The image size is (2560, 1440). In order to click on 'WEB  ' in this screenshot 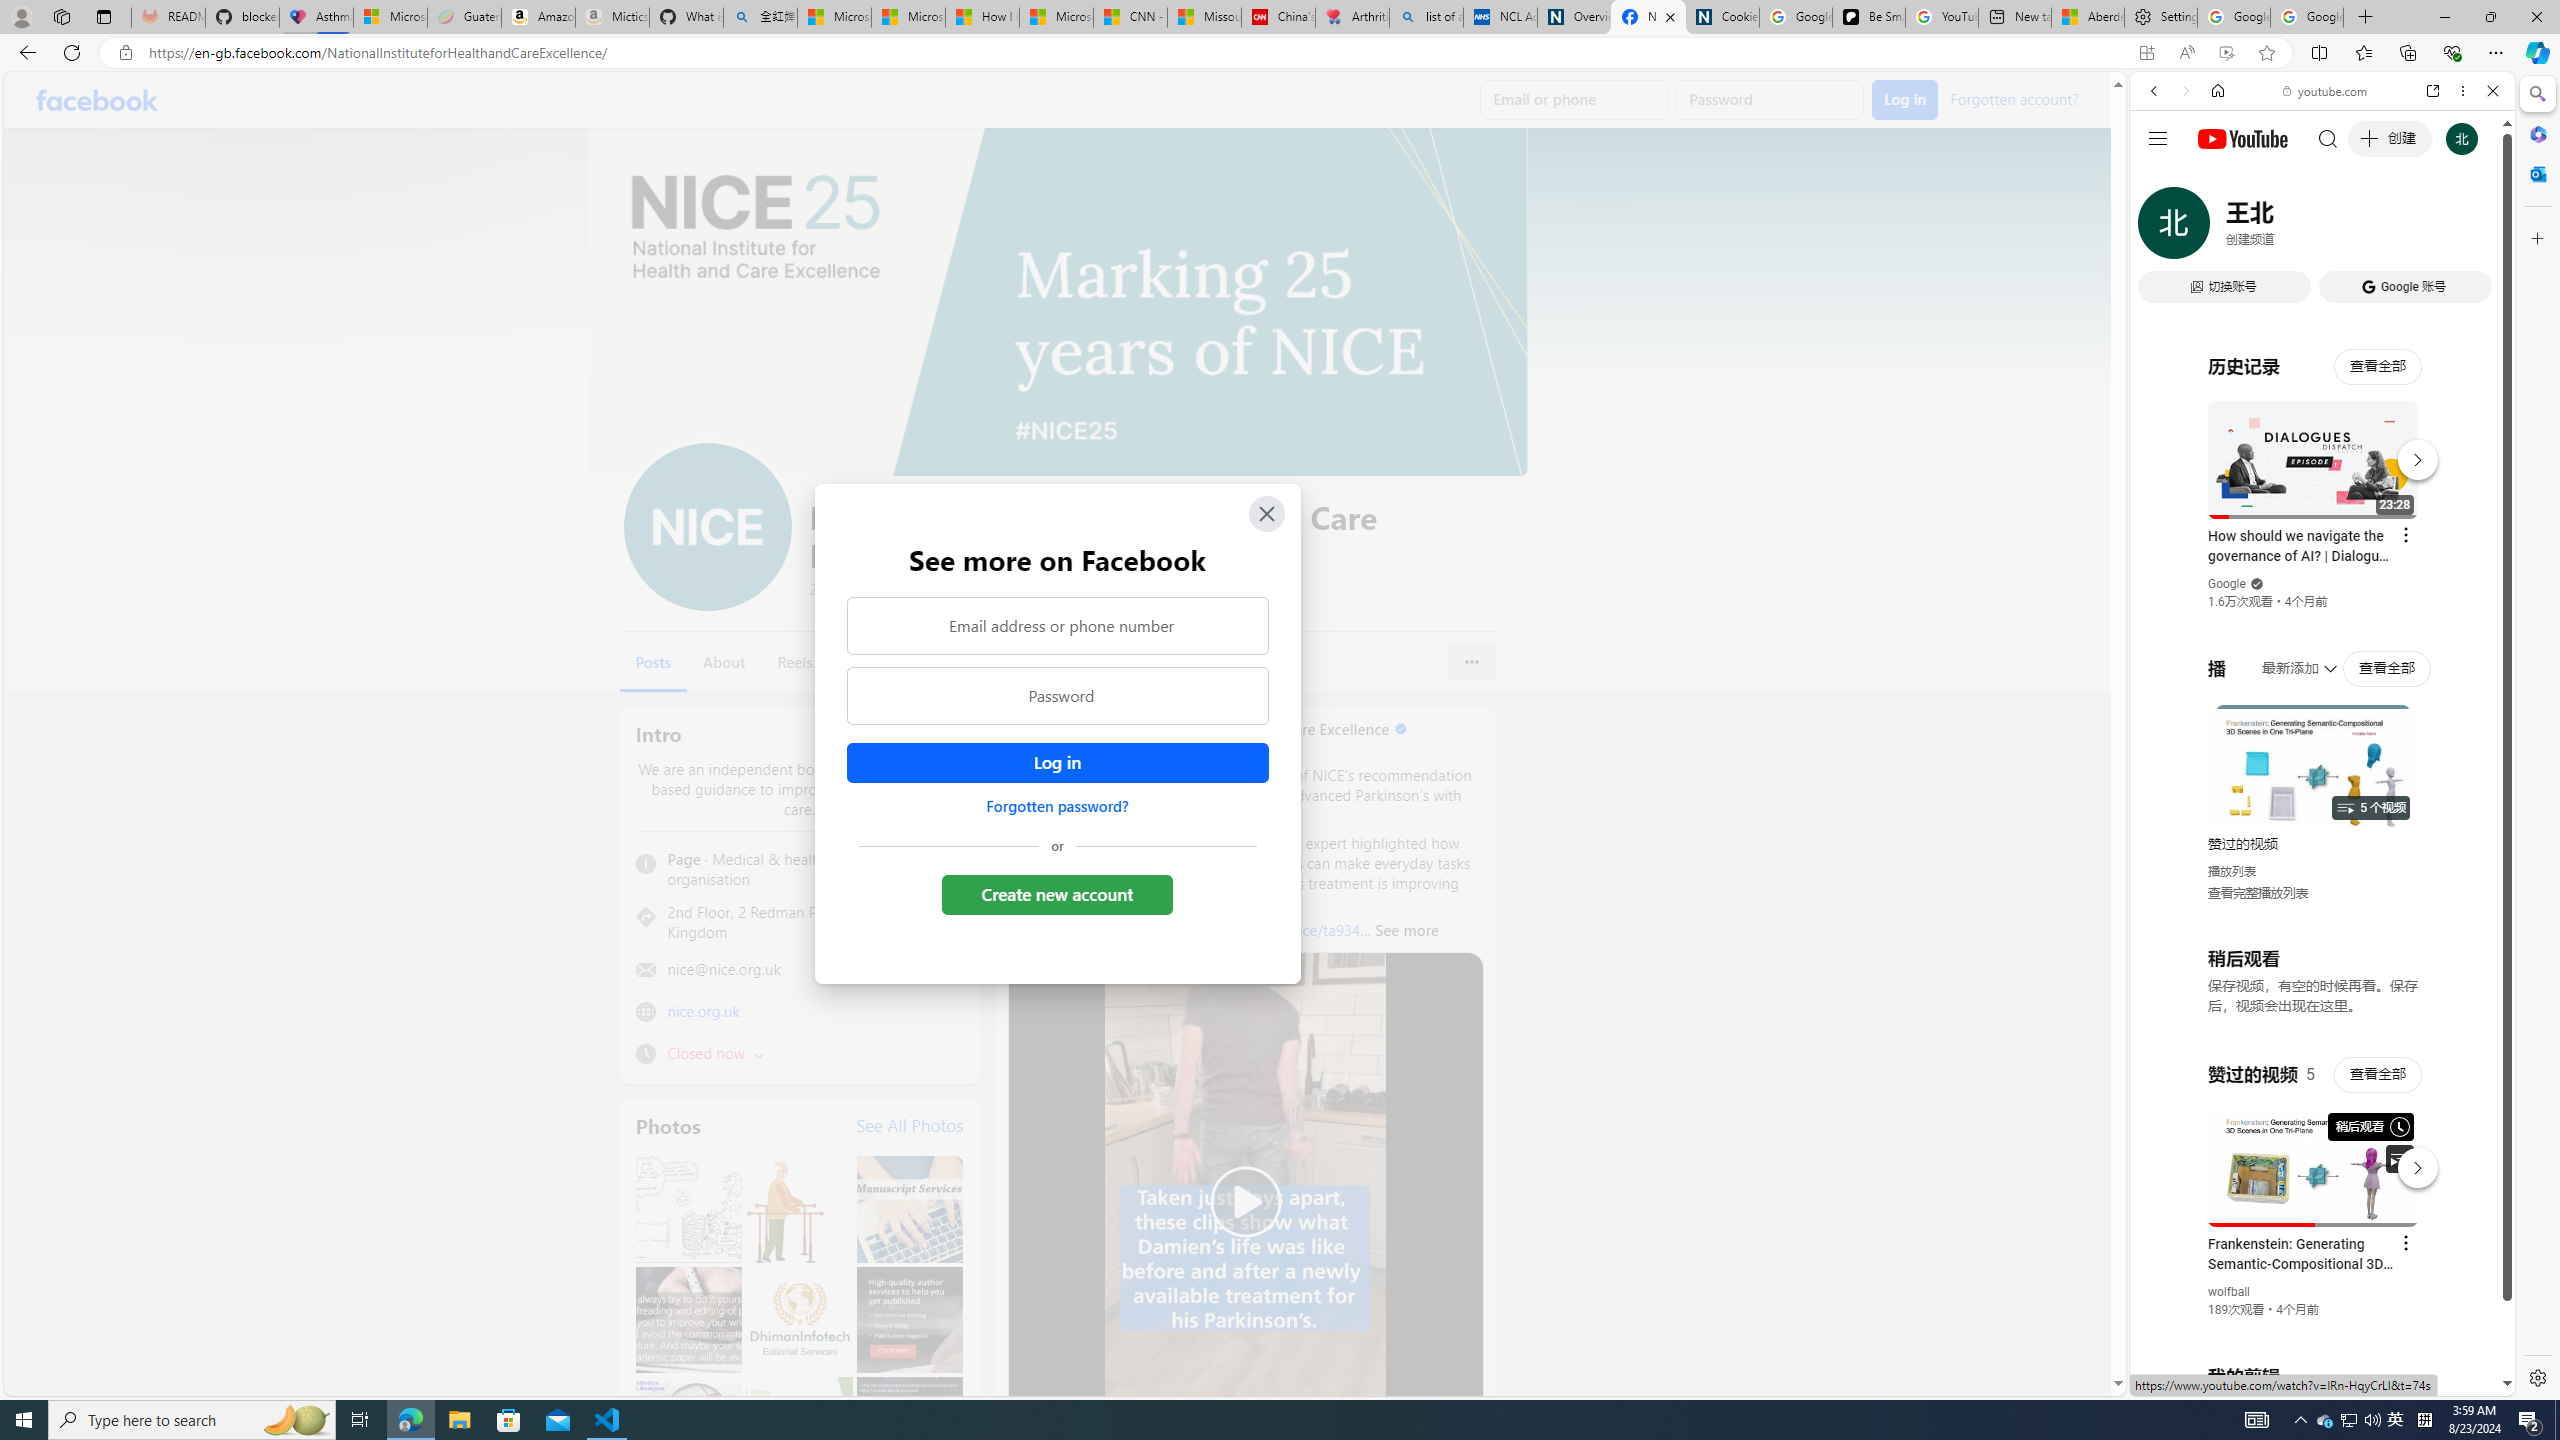, I will do `click(2162, 229)`.